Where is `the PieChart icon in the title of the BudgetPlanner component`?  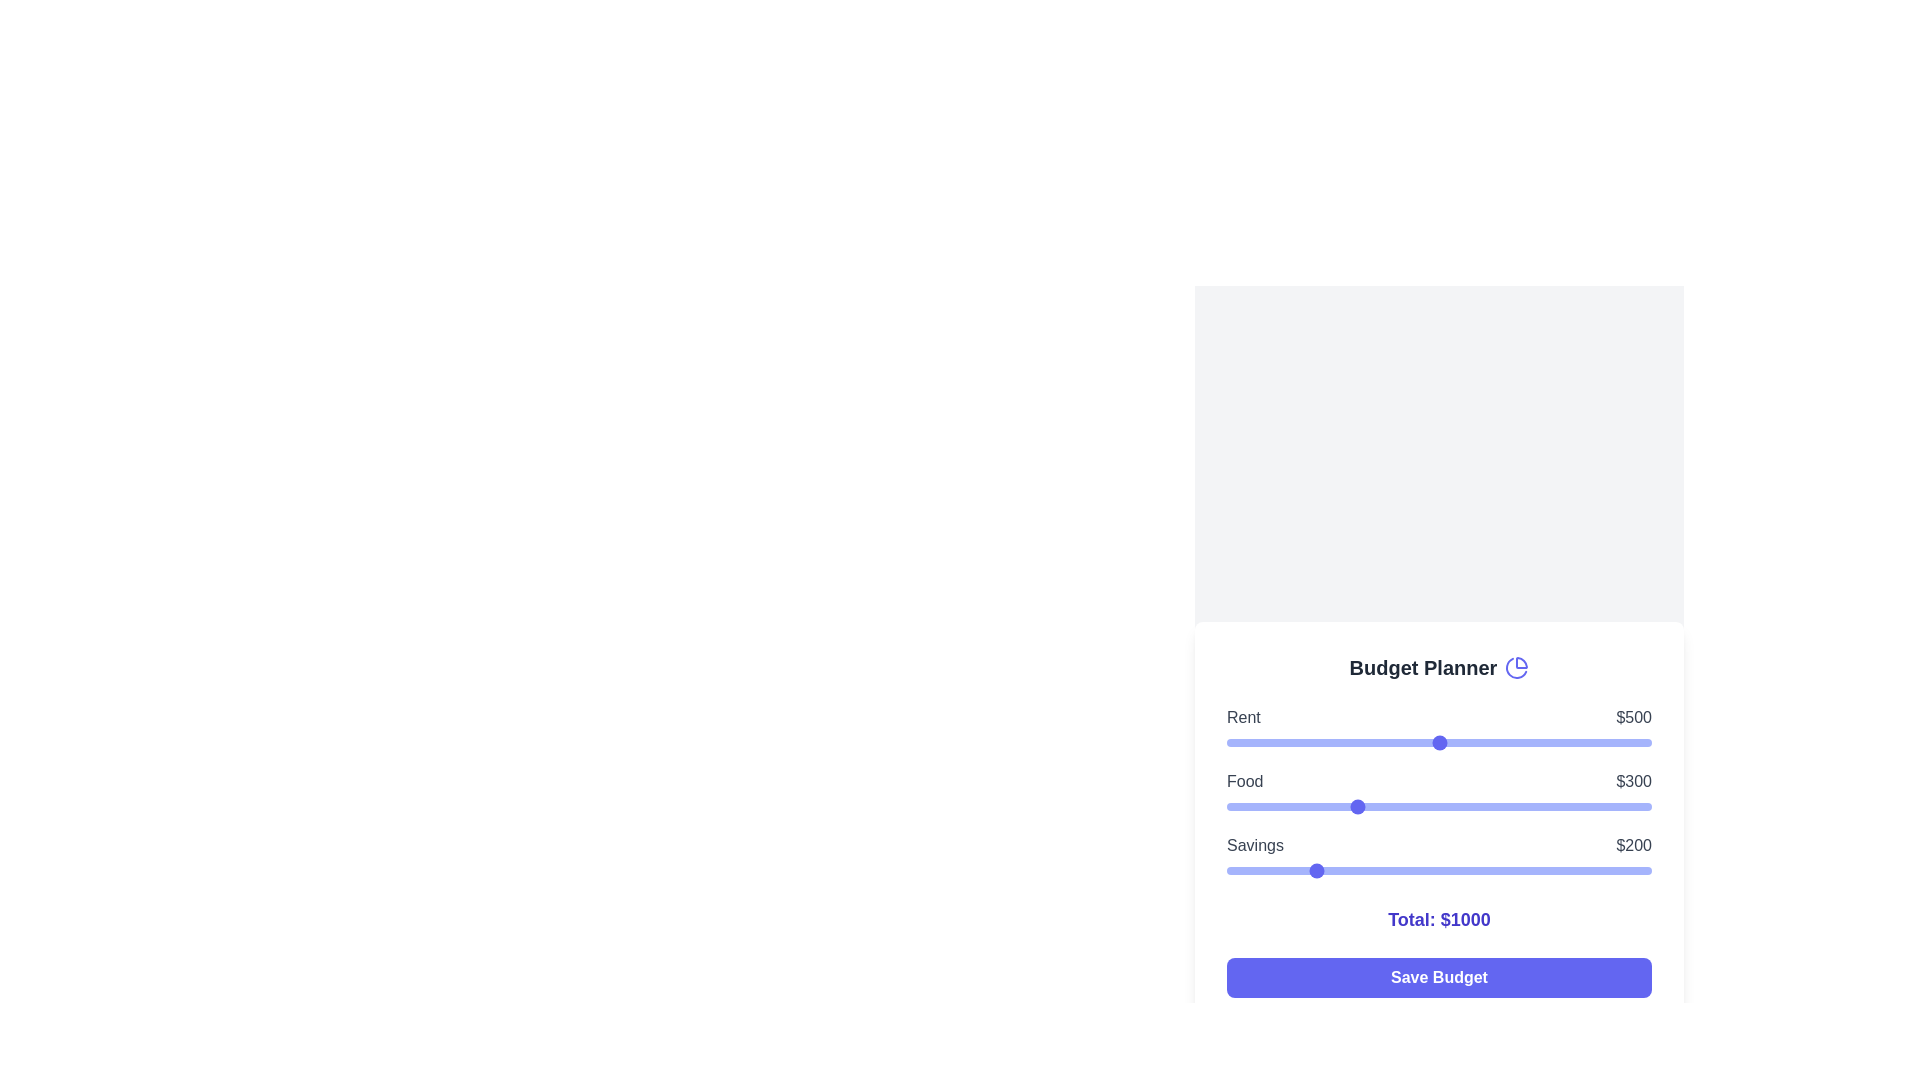 the PieChart icon in the title of the BudgetPlanner component is located at coordinates (1516, 667).